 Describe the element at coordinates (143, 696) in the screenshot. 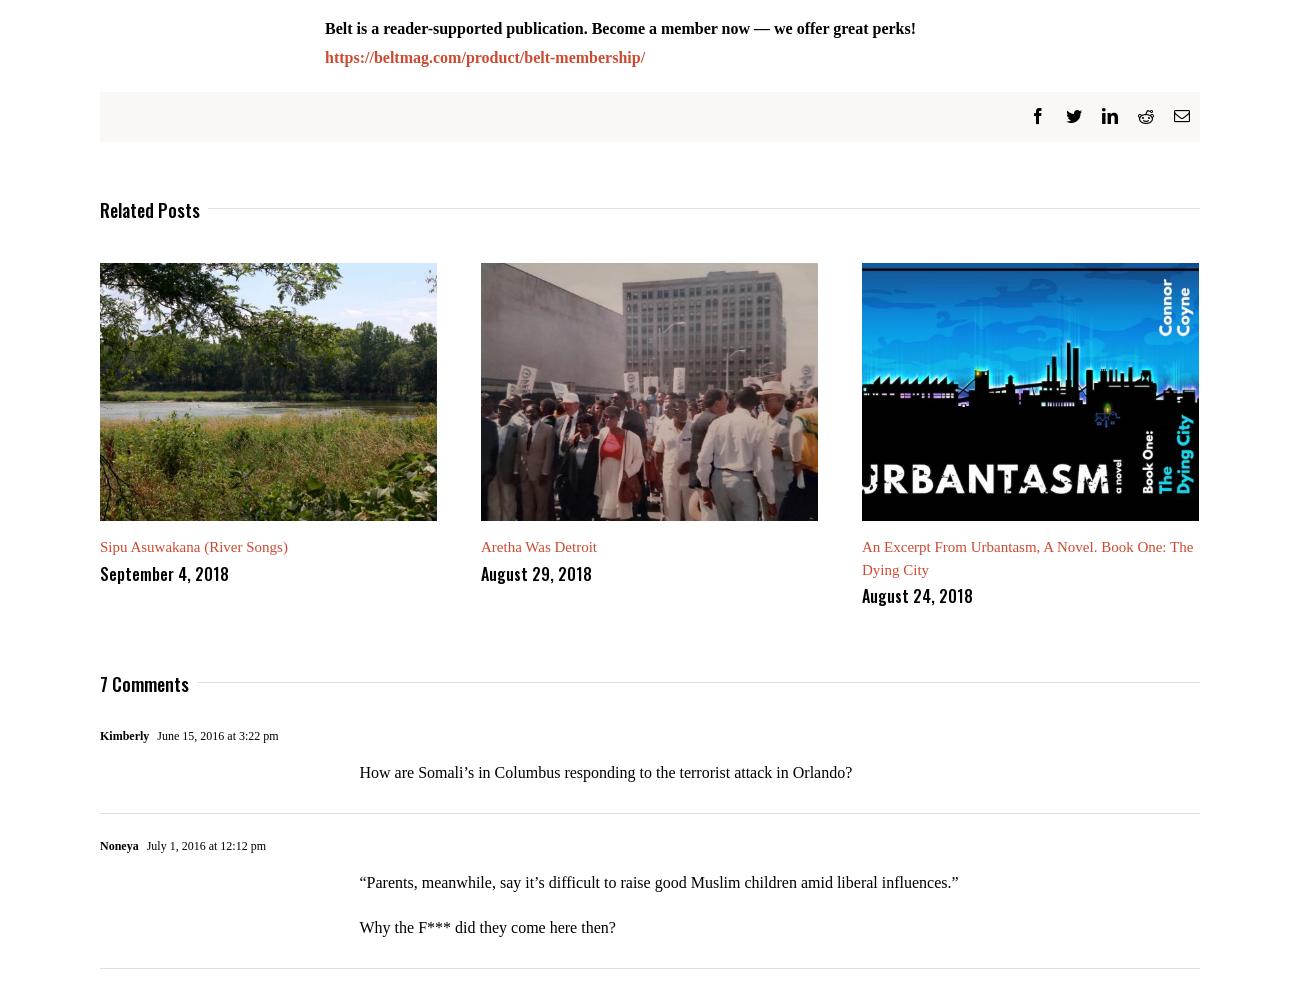

I see `'7 Comments'` at that location.